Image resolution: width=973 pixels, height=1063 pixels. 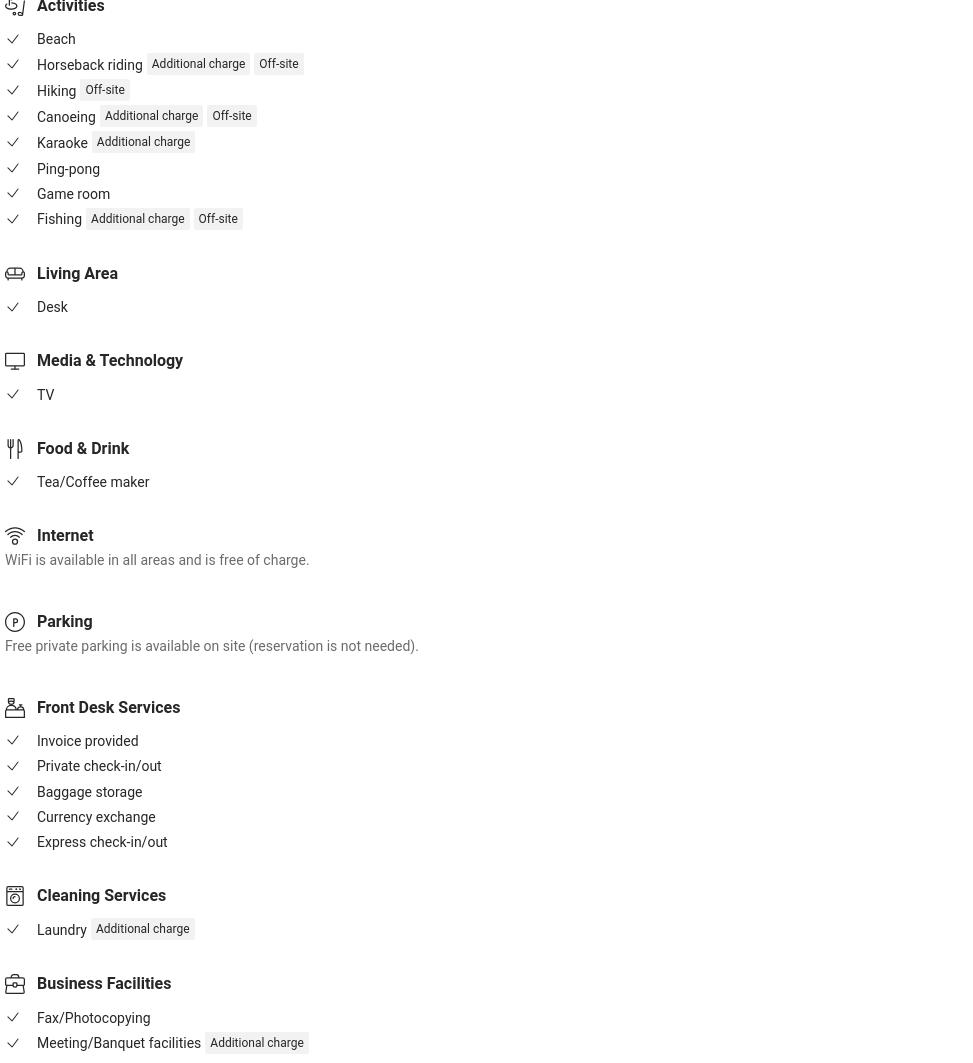 What do you see at coordinates (56, 90) in the screenshot?
I see `'Hiking'` at bounding box center [56, 90].